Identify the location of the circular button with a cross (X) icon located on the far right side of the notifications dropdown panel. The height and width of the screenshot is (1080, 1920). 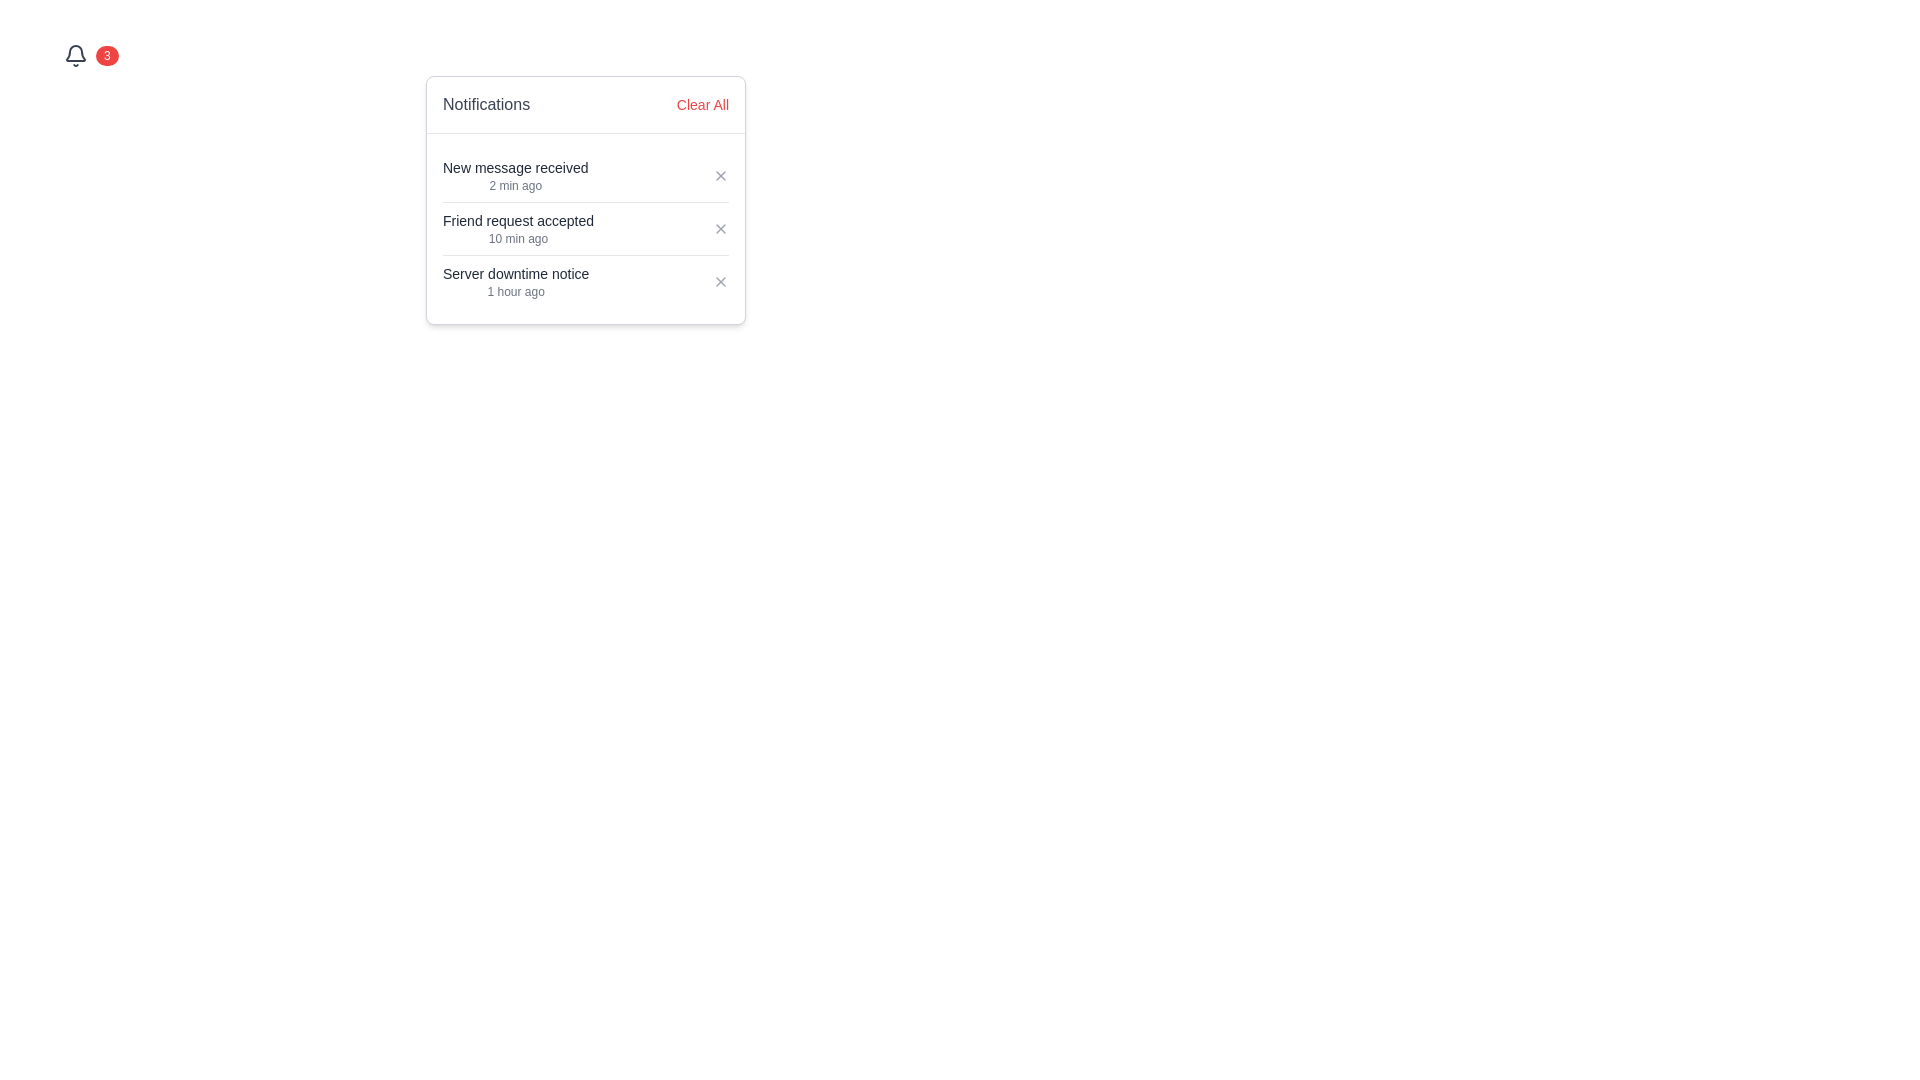
(720, 281).